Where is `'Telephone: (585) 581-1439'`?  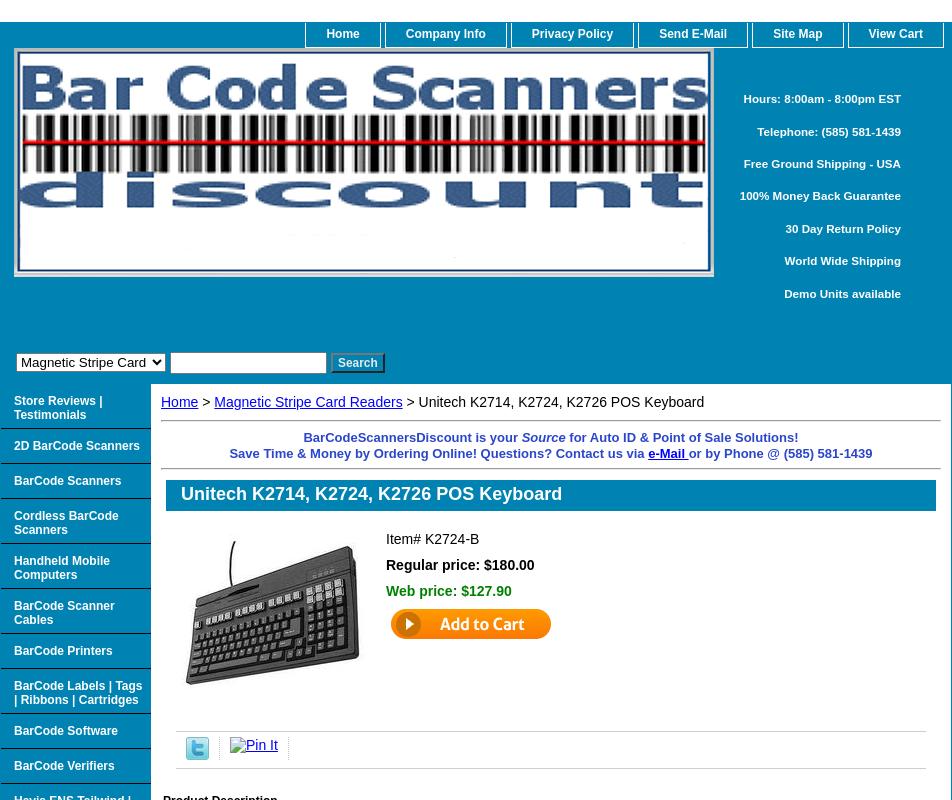 'Telephone: (585) 581-1439' is located at coordinates (829, 129).